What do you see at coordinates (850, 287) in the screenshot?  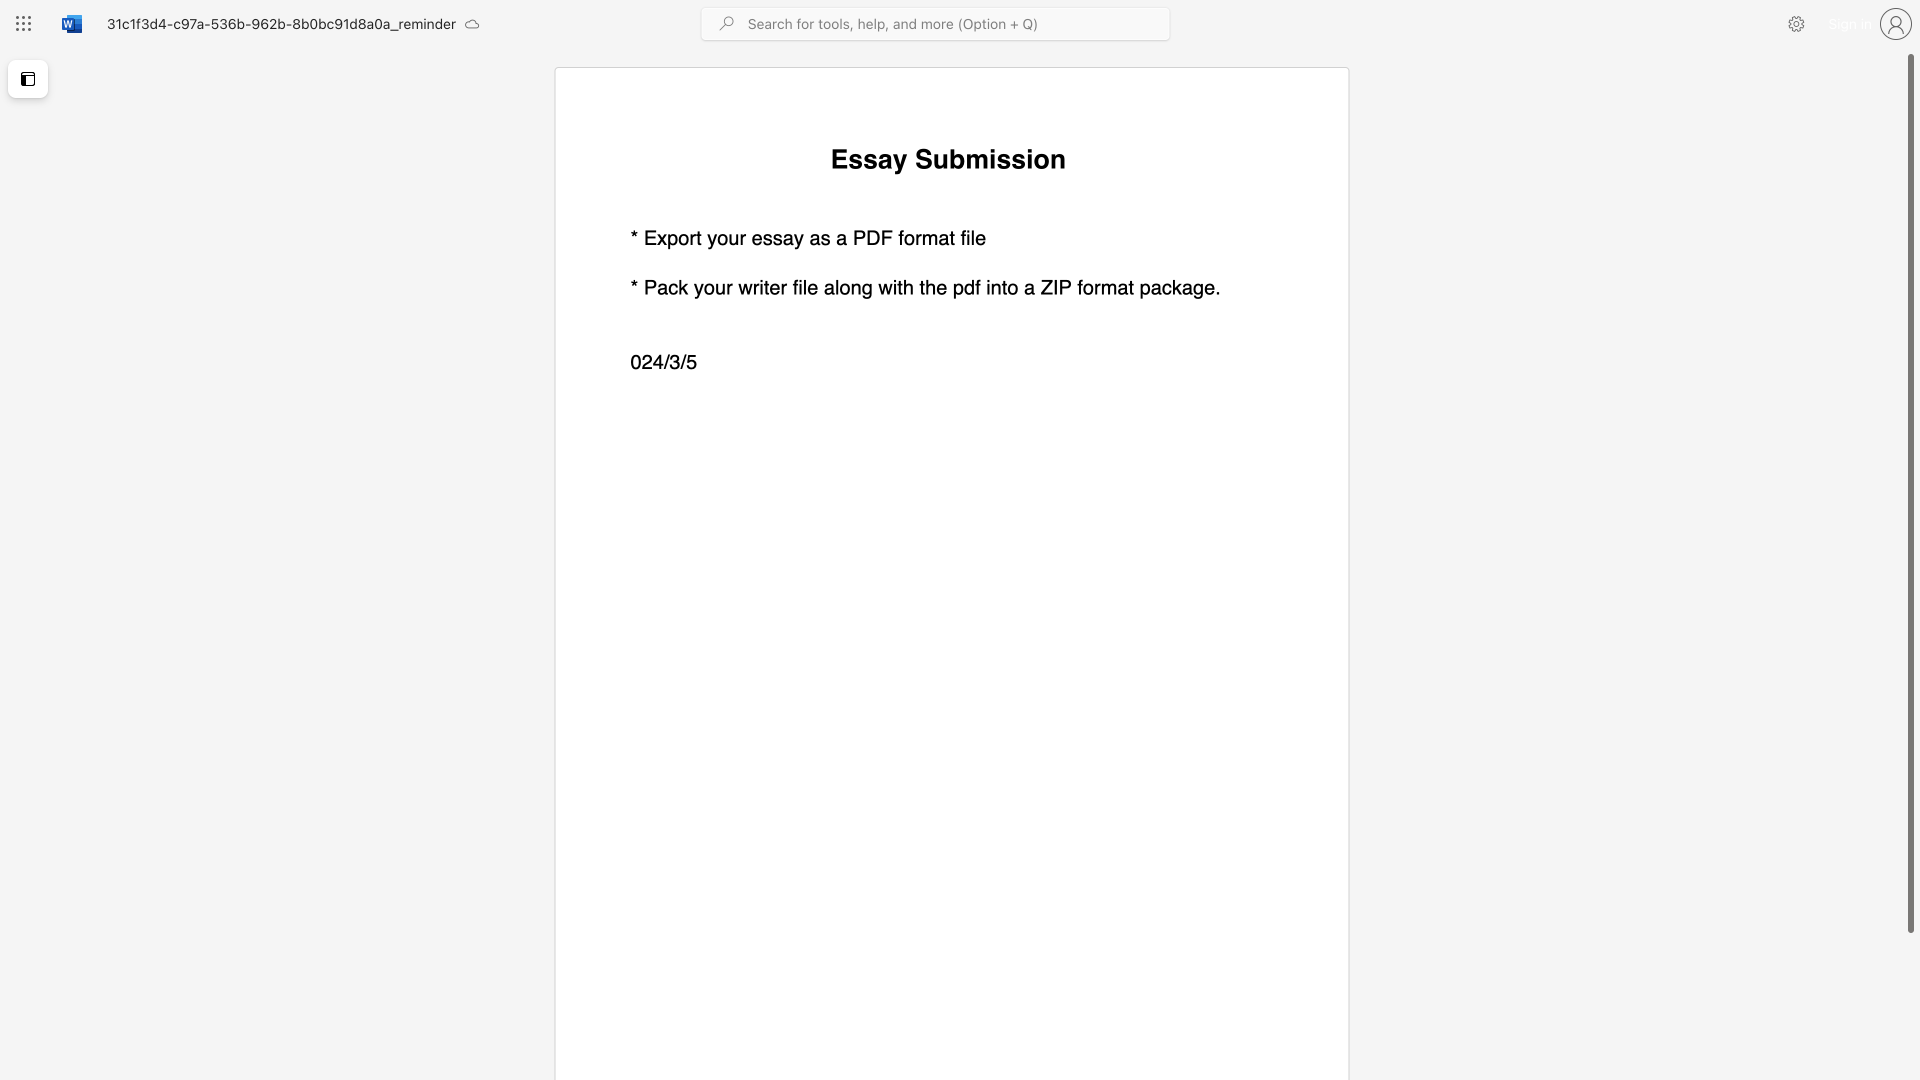 I see `the subset text "ng" within the text "Pack your writer file along with the pdf into a ZIP format package."` at bounding box center [850, 287].